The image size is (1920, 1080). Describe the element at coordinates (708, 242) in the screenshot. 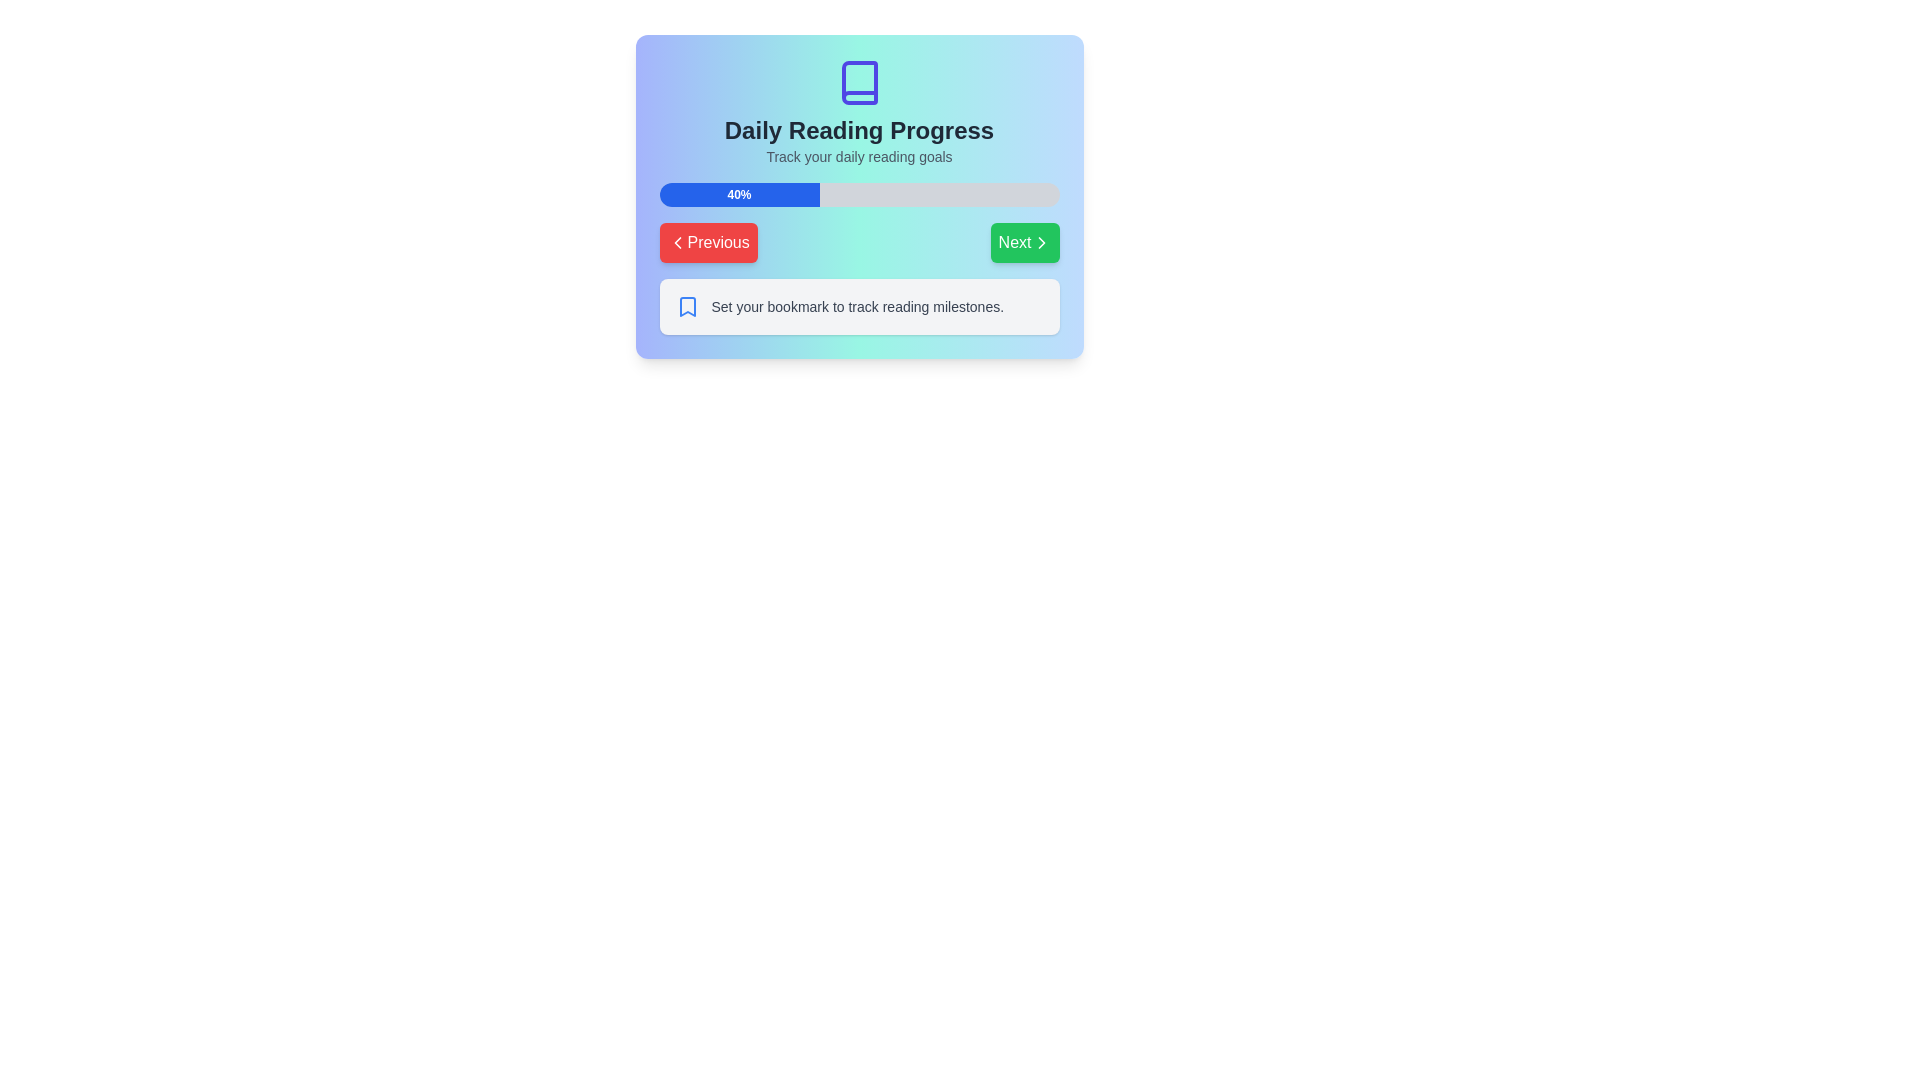

I see `the interactive button located on the left side of the layout, which navigates to the previous item or section in a sequence` at that location.